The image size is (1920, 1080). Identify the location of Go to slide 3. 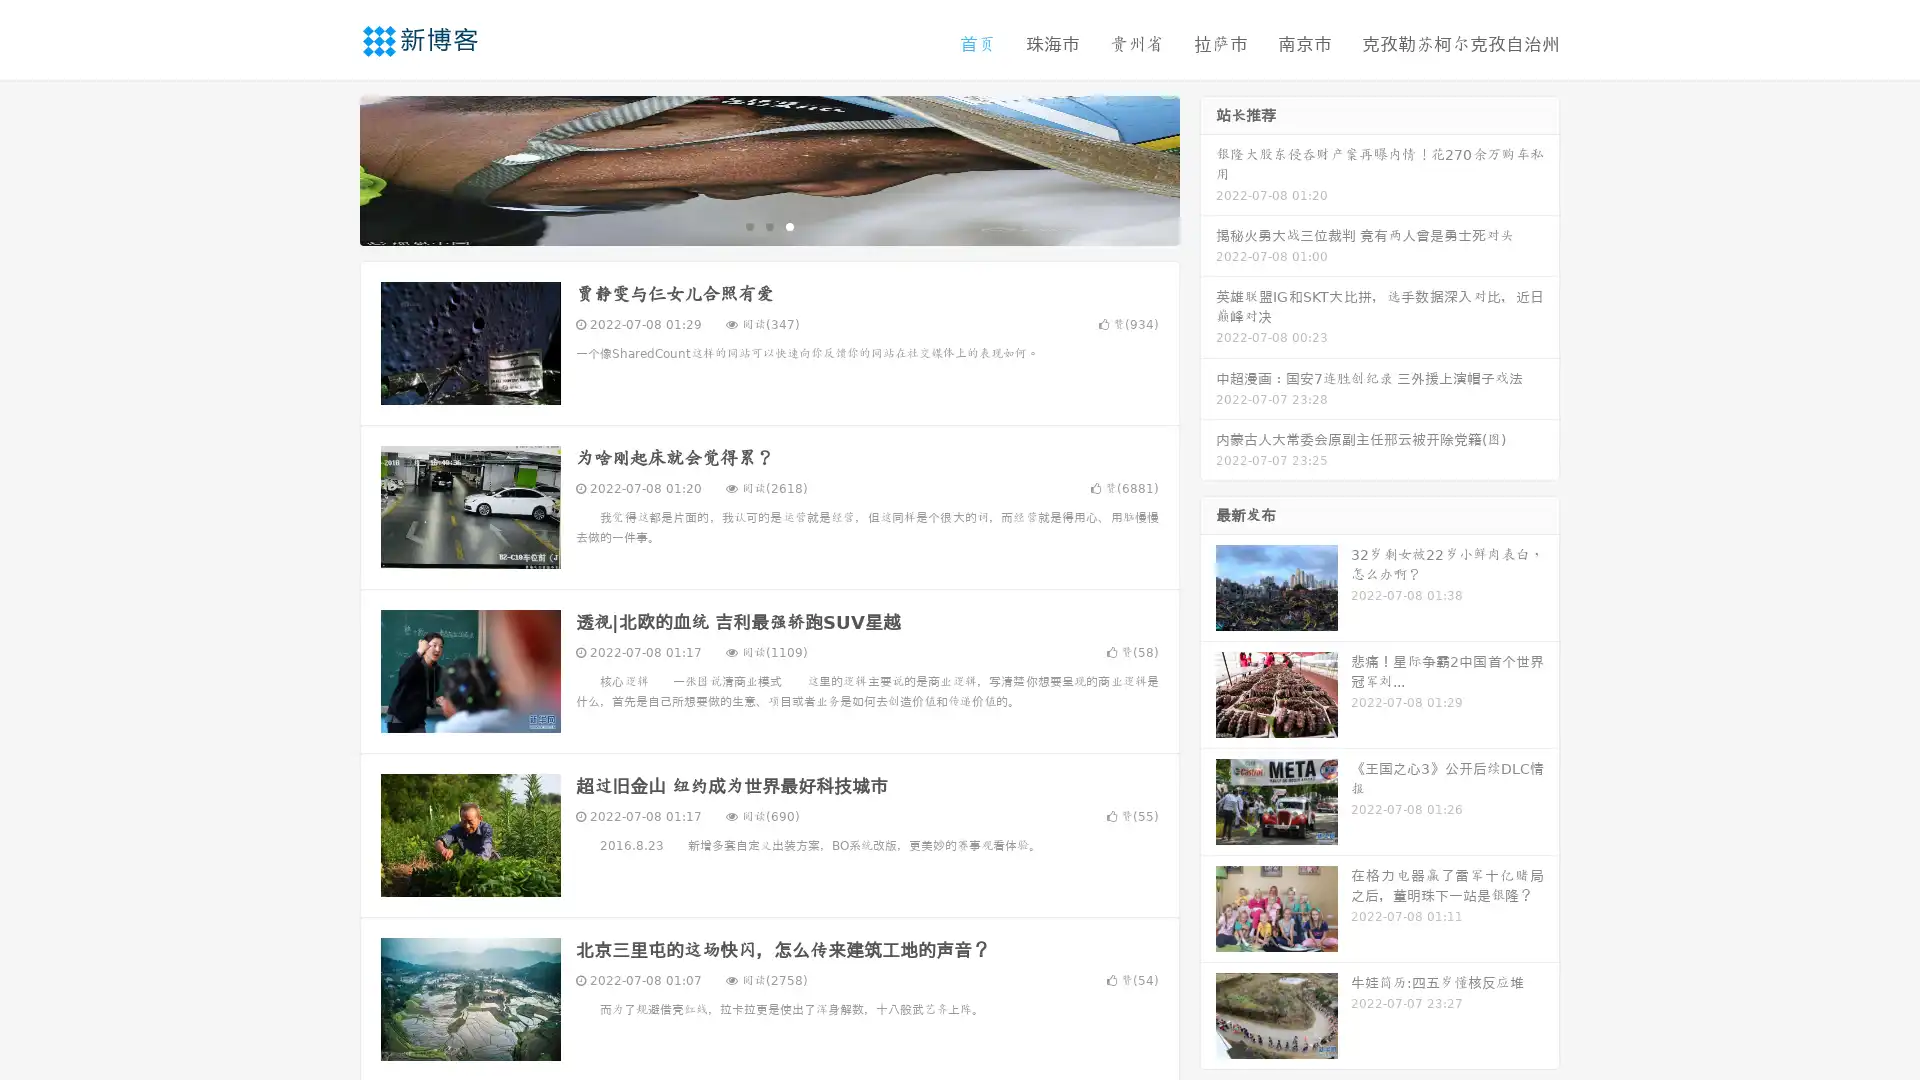
(789, 225).